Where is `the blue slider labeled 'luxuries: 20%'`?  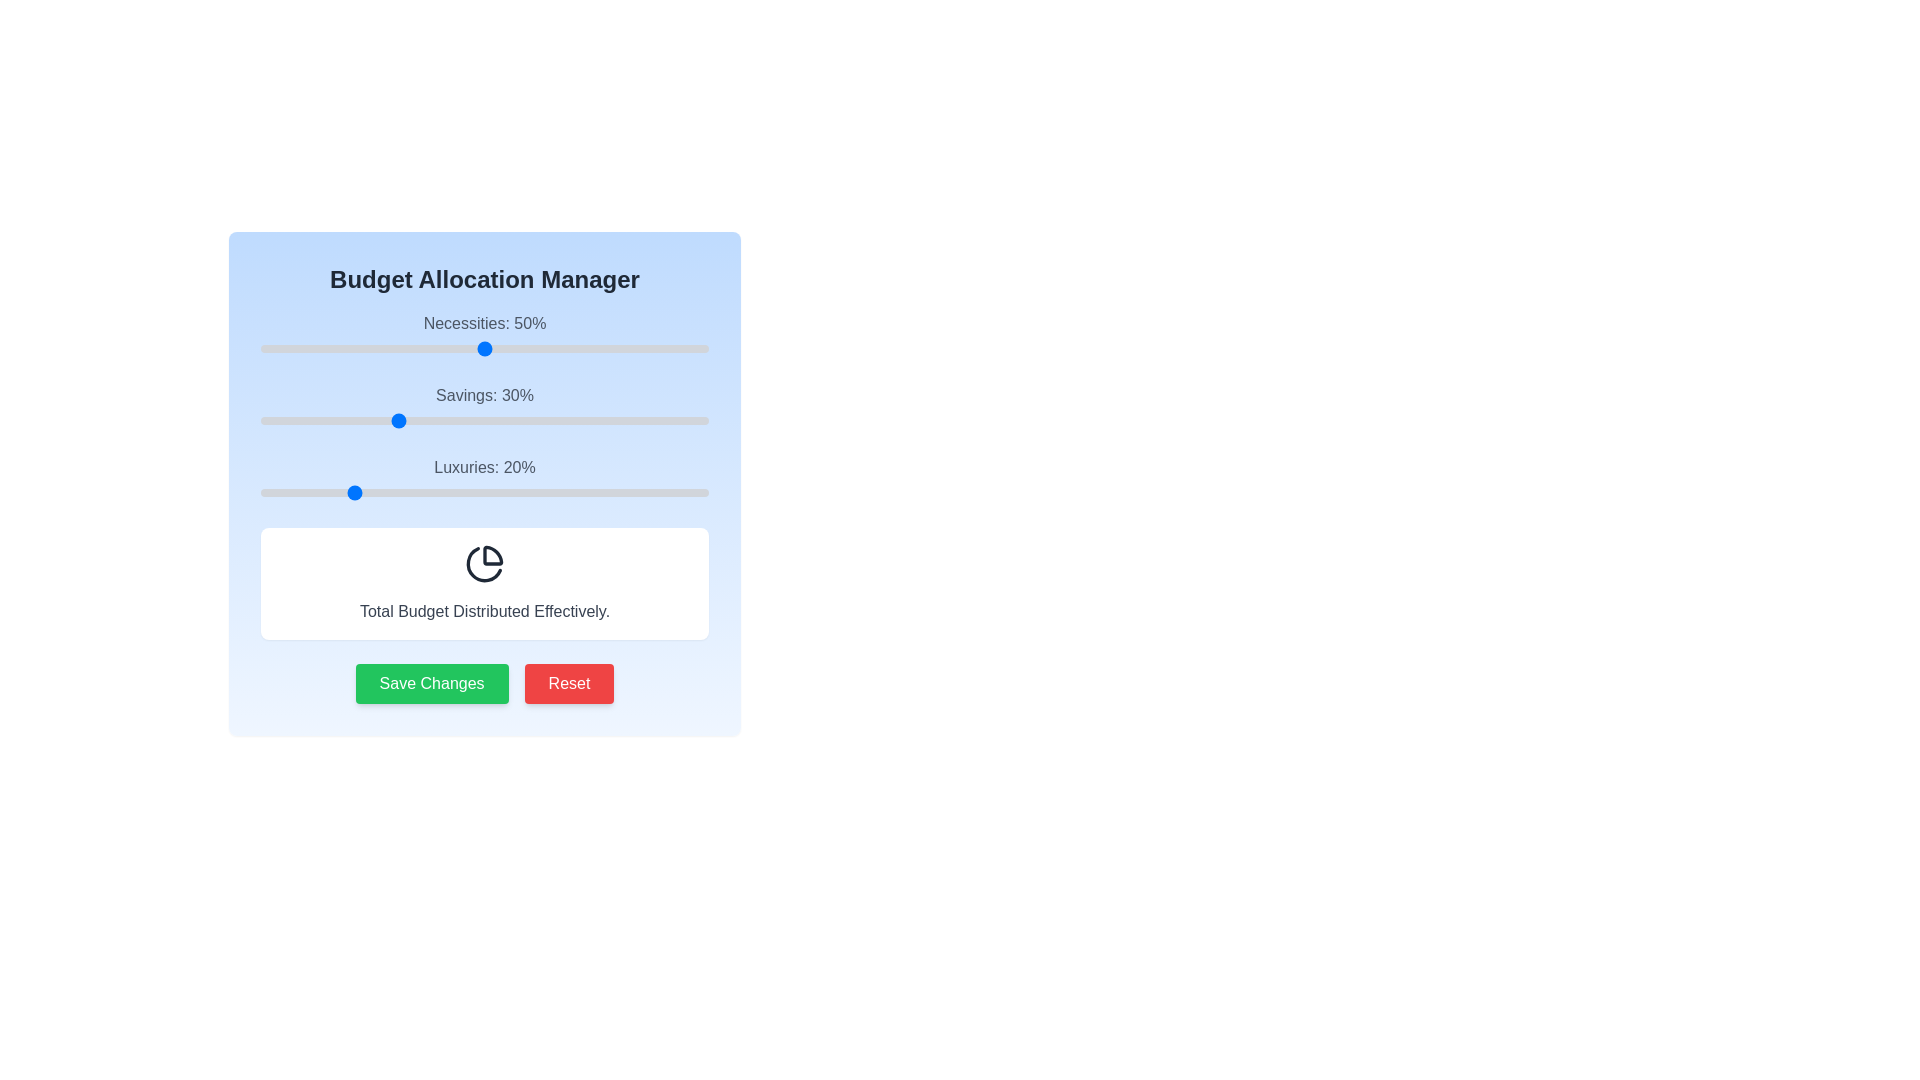 the blue slider labeled 'luxuries: 20%' is located at coordinates (484, 479).